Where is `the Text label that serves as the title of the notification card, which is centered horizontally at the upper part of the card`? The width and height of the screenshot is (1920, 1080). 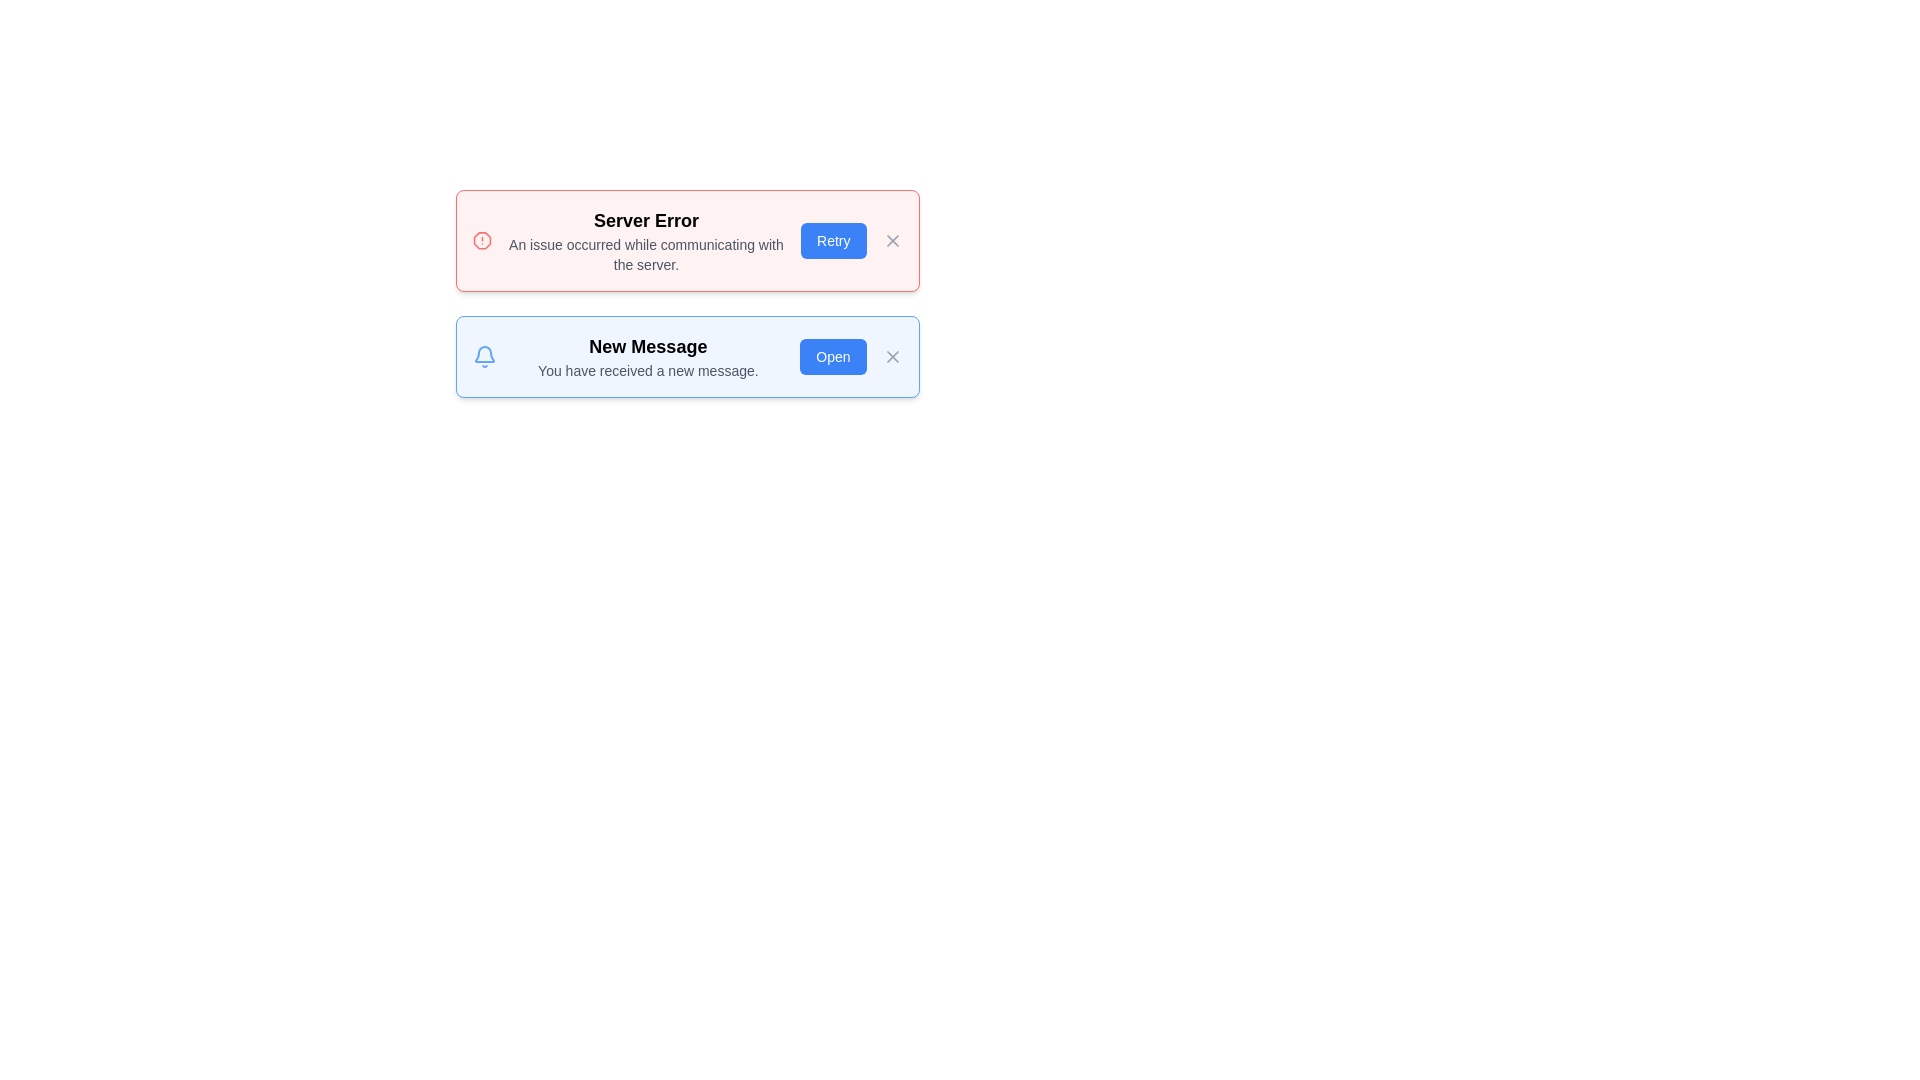
the Text label that serves as the title of the notification card, which is centered horizontally at the upper part of the card is located at coordinates (646, 220).